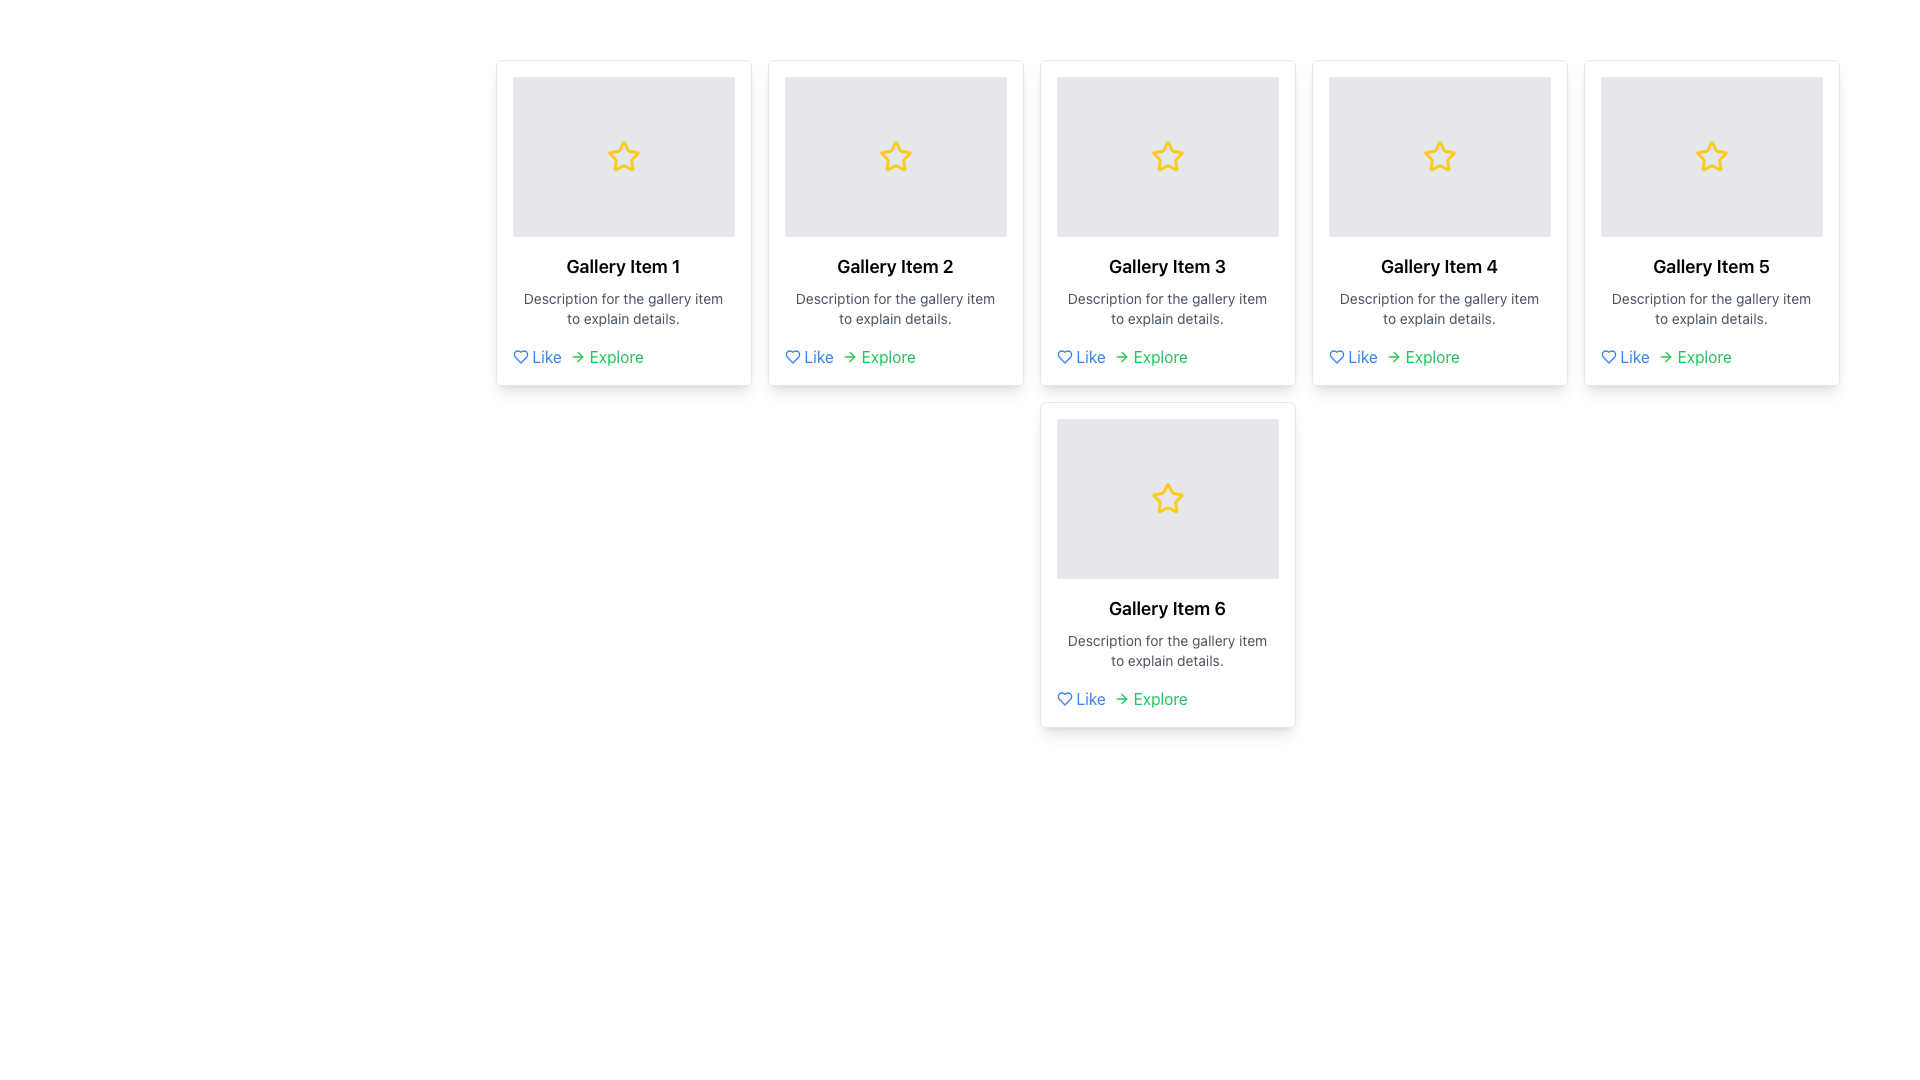 This screenshot has height=1080, width=1920. I want to click on the appreciation button for 'Gallery Item 3' located in the bottom section of its card, so click(1080, 356).